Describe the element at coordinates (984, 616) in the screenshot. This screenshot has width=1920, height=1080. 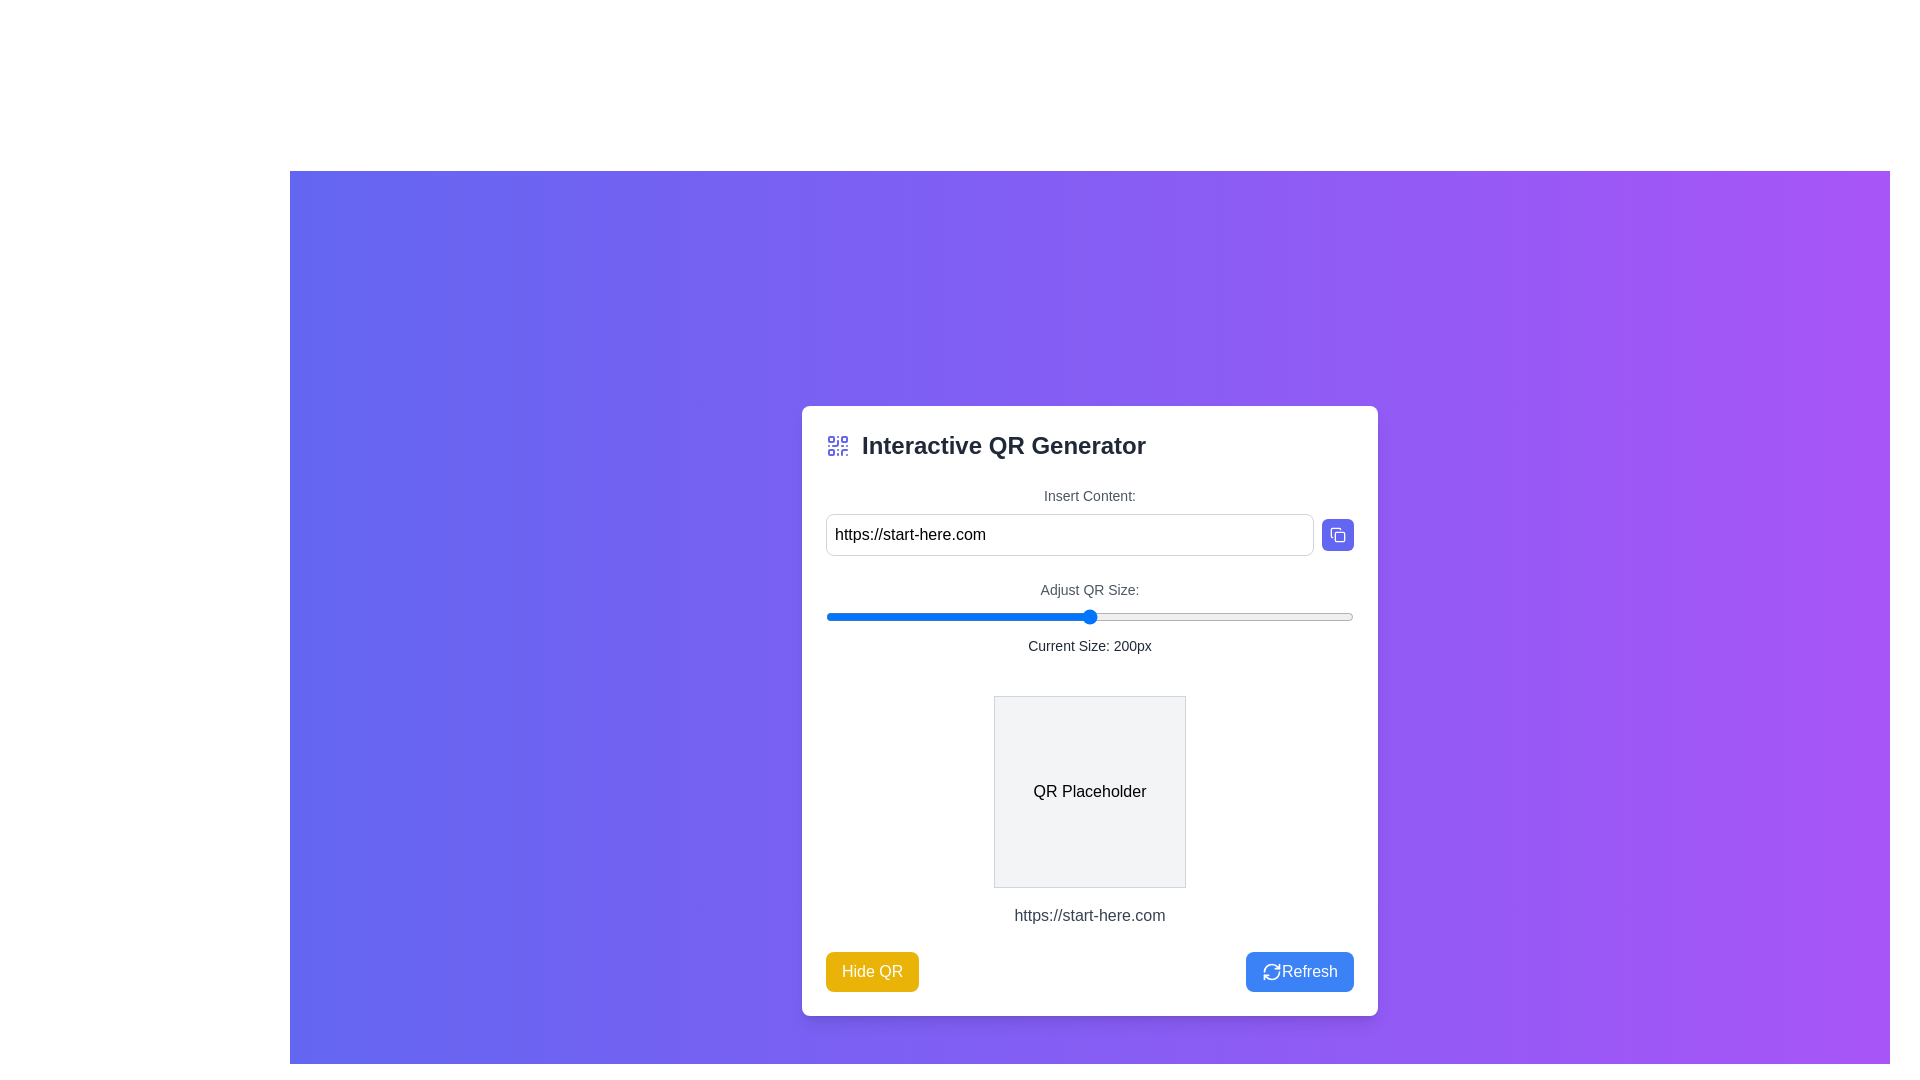
I see `the QR code size` at that location.